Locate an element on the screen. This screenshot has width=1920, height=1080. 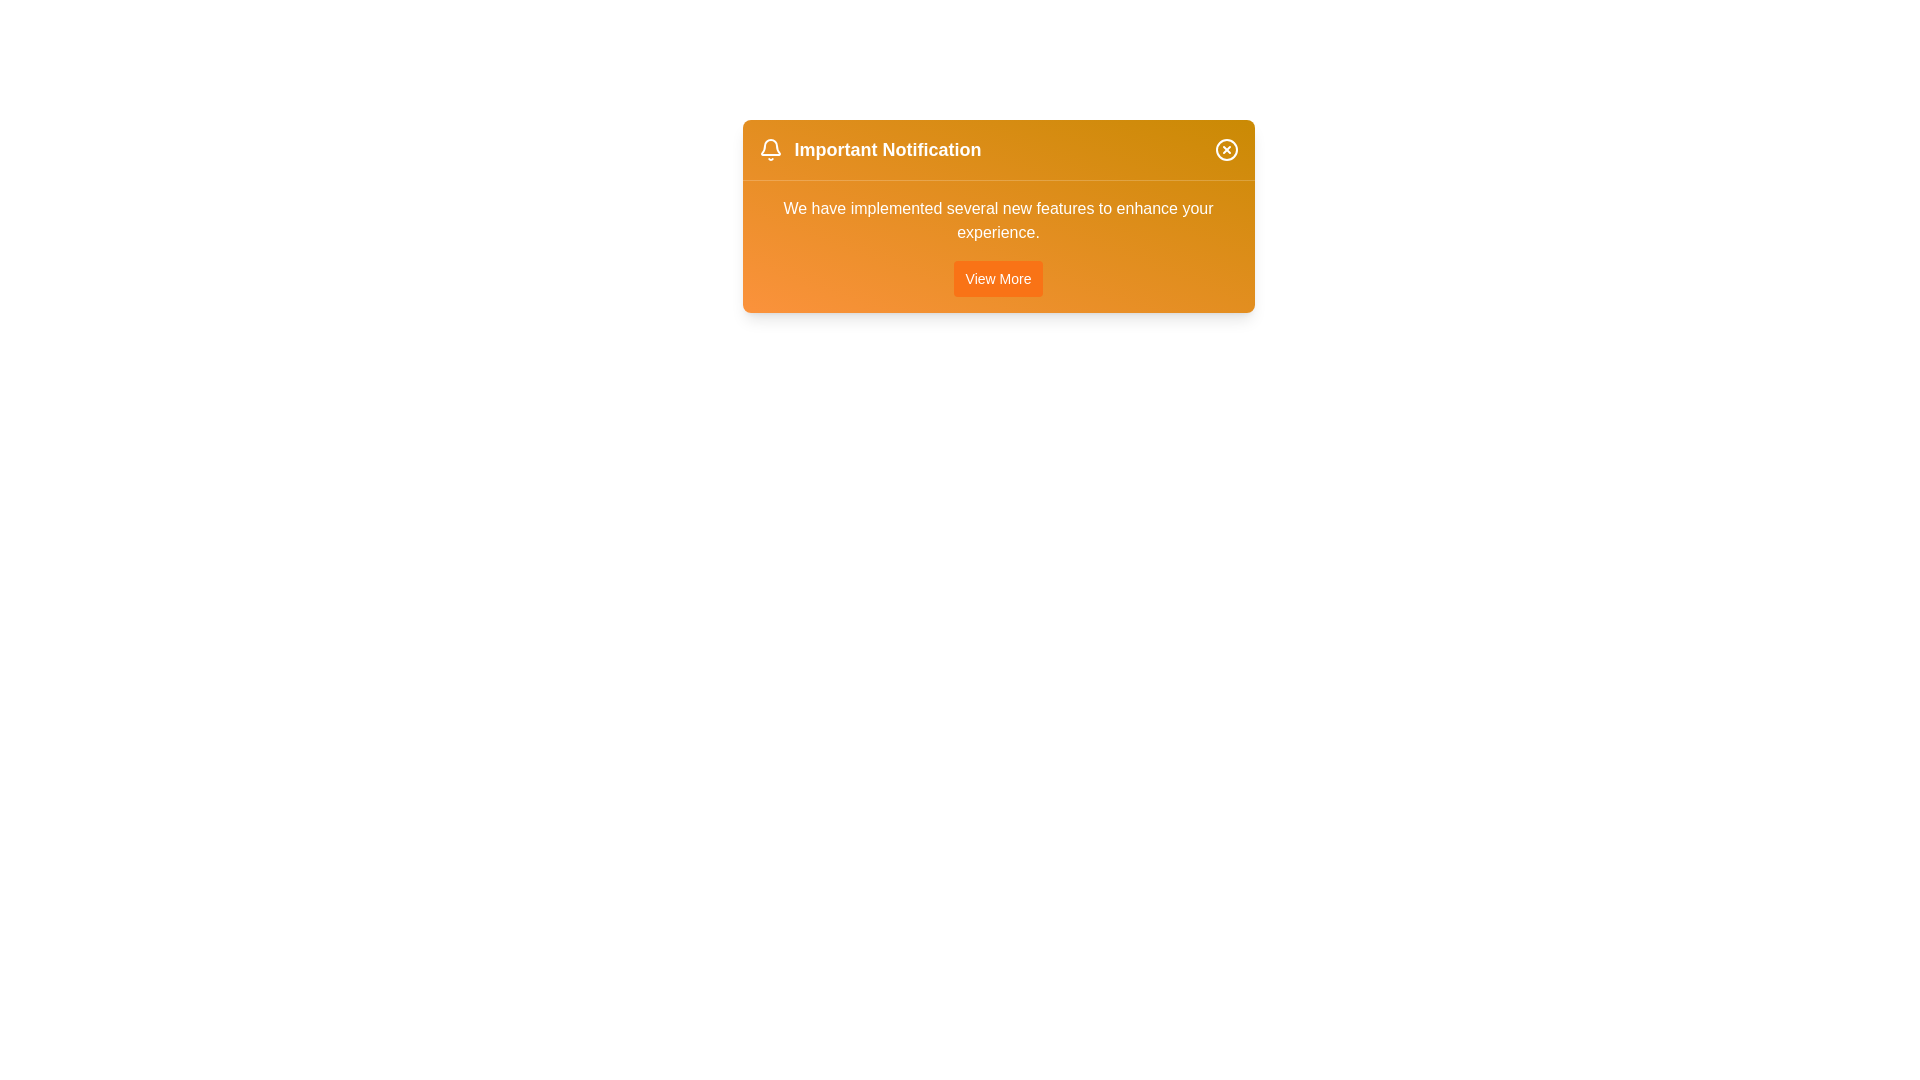
'View More' button to collapse the detailed information section is located at coordinates (998, 278).